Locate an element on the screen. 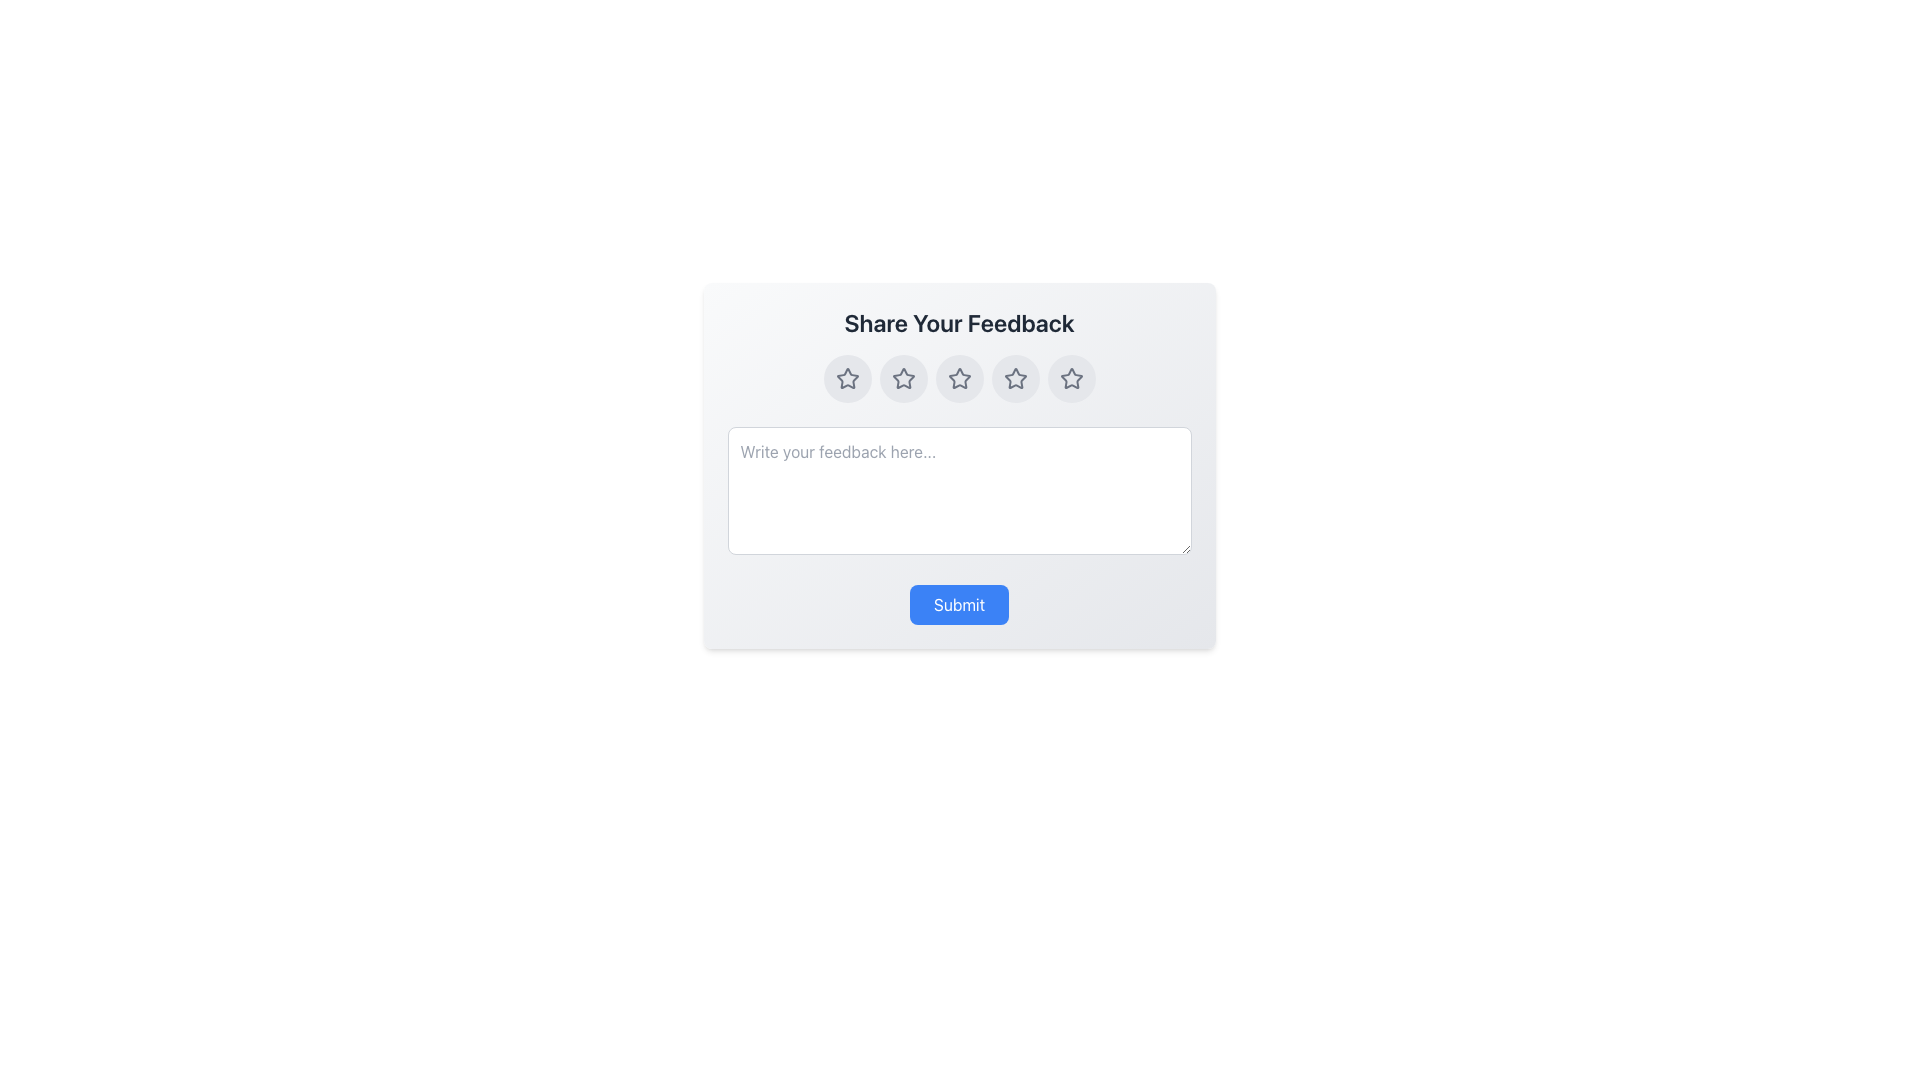 This screenshot has width=1920, height=1080. the fourth star icon from the left in the horizontal arrangement of five stars at the top center of the feedback panel for detailed selection is located at coordinates (1015, 378).